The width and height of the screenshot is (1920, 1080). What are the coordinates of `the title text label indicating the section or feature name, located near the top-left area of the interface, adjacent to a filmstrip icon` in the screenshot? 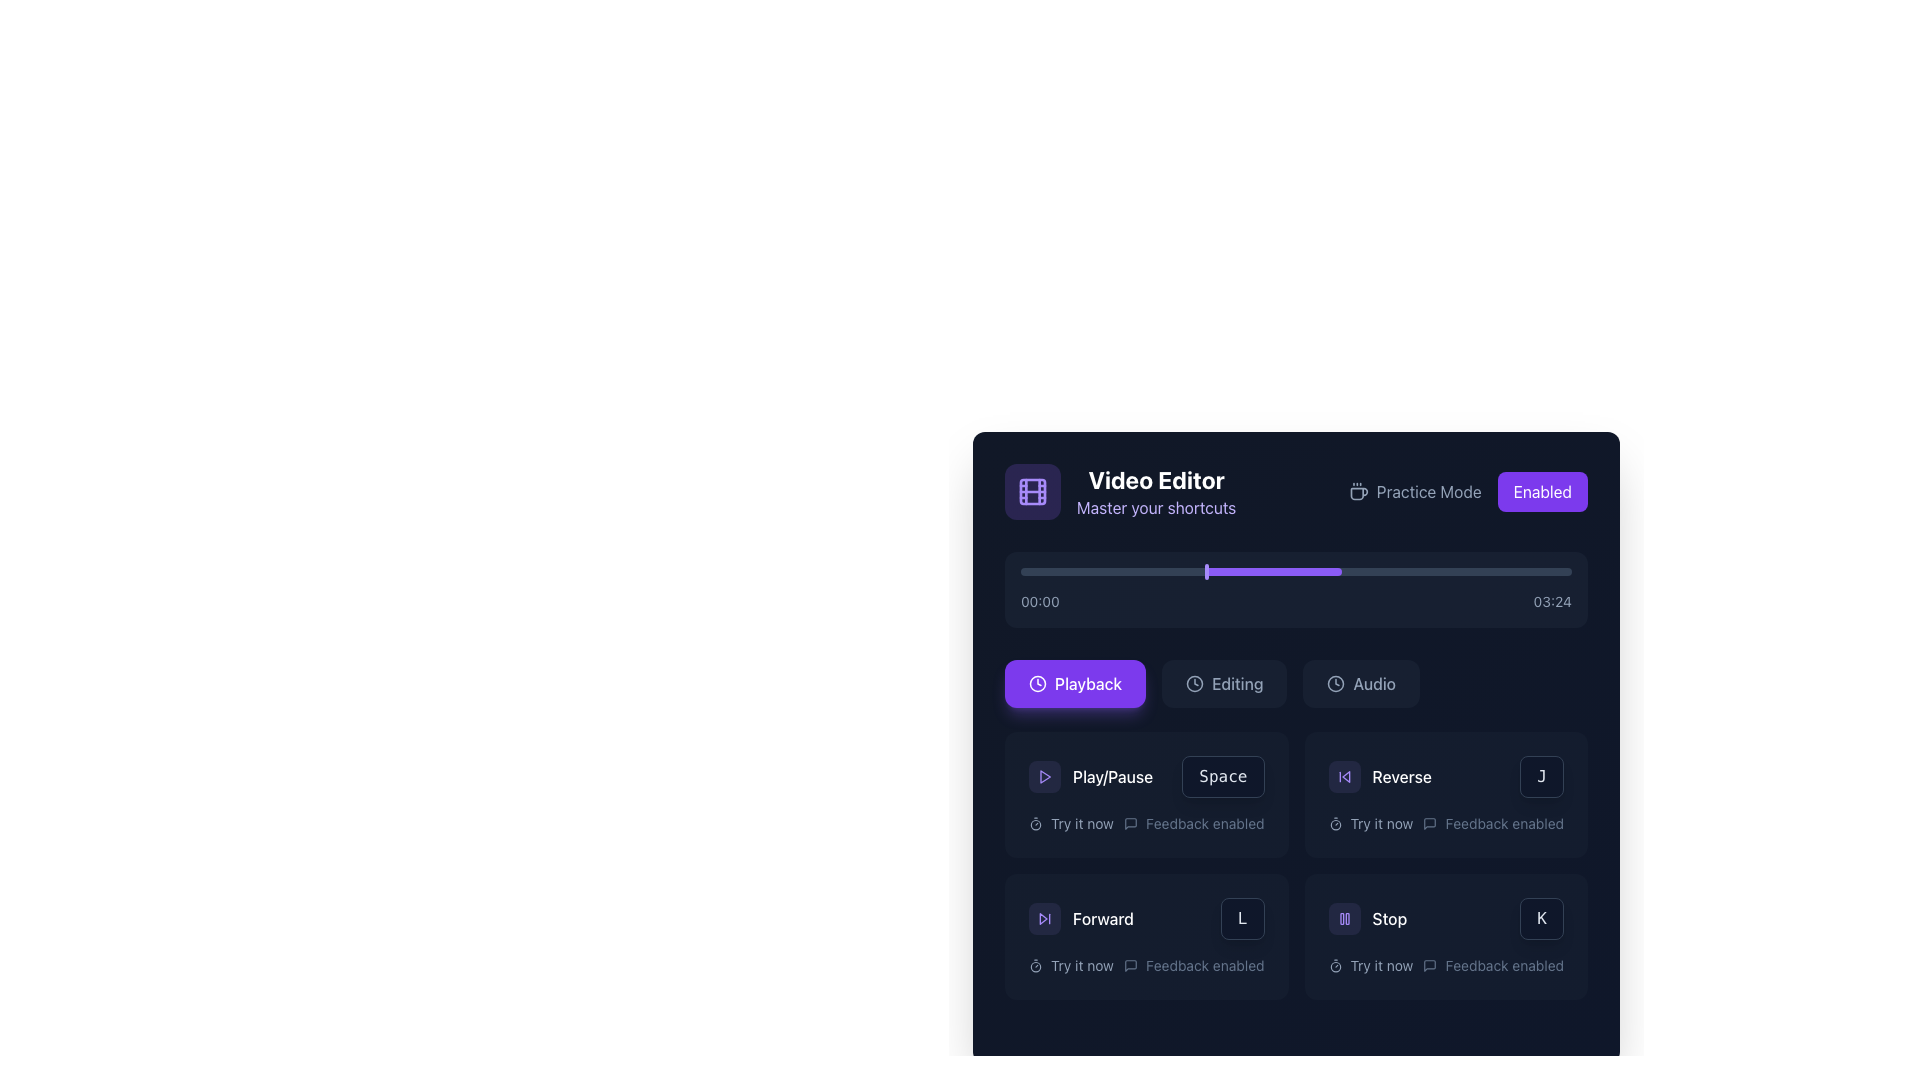 It's located at (1156, 479).